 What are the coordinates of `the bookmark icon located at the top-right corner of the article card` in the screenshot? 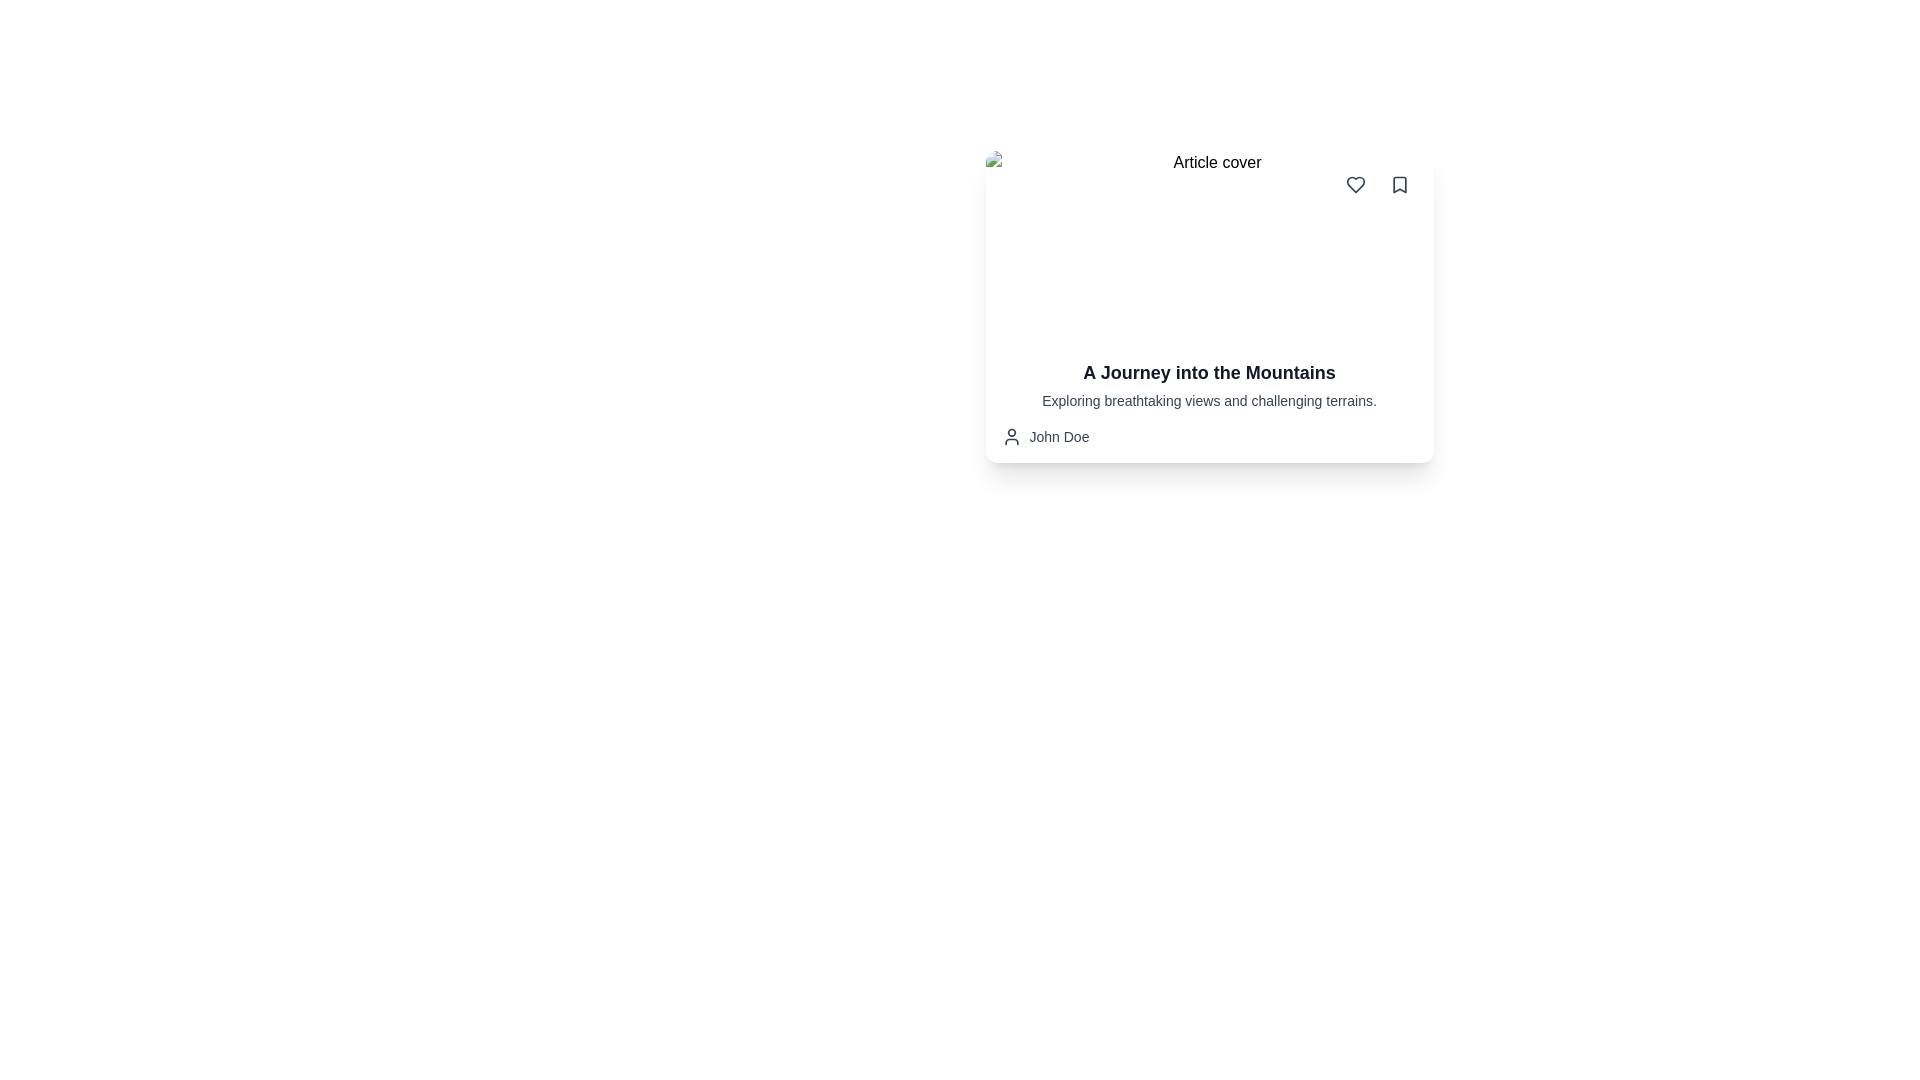 It's located at (1398, 185).